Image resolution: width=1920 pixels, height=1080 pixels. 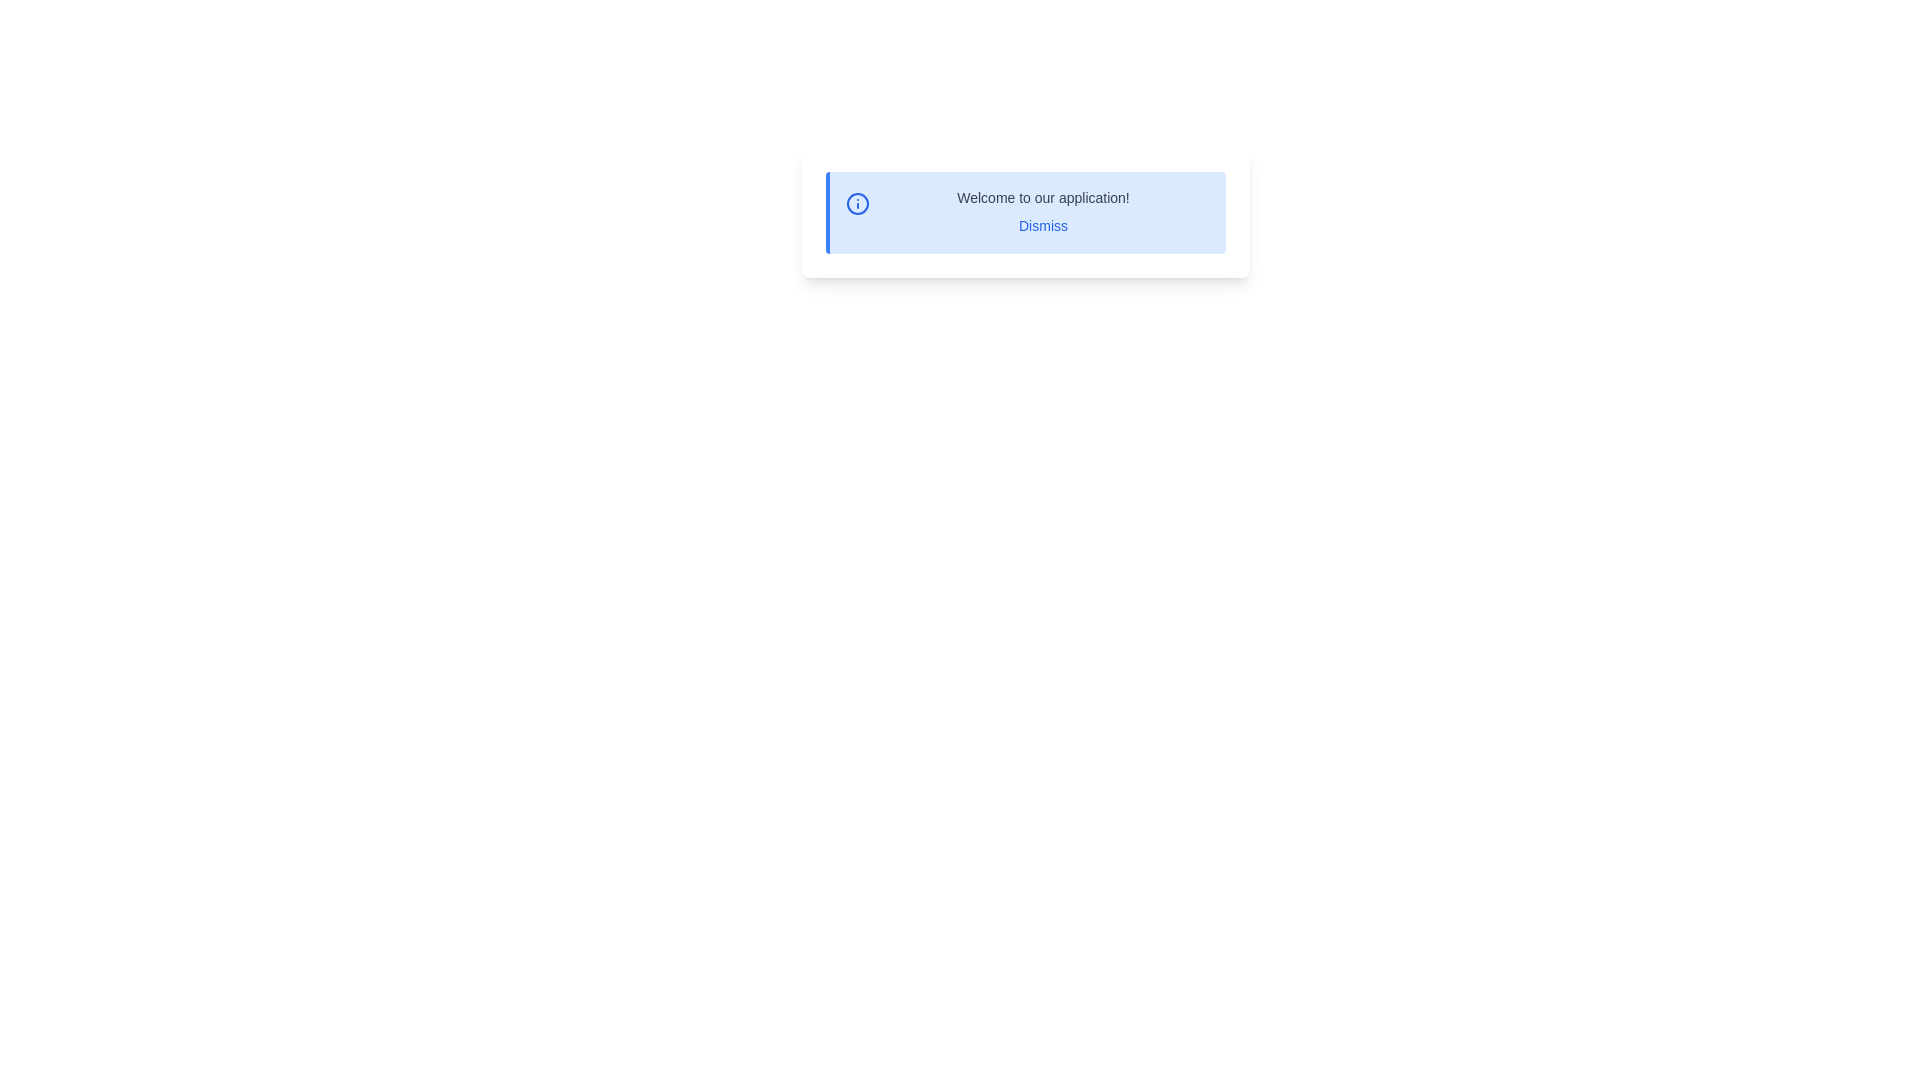 What do you see at coordinates (1042, 212) in the screenshot?
I see `the 'Dismiss' text in the notification box` at bounding box center [1042, 212].